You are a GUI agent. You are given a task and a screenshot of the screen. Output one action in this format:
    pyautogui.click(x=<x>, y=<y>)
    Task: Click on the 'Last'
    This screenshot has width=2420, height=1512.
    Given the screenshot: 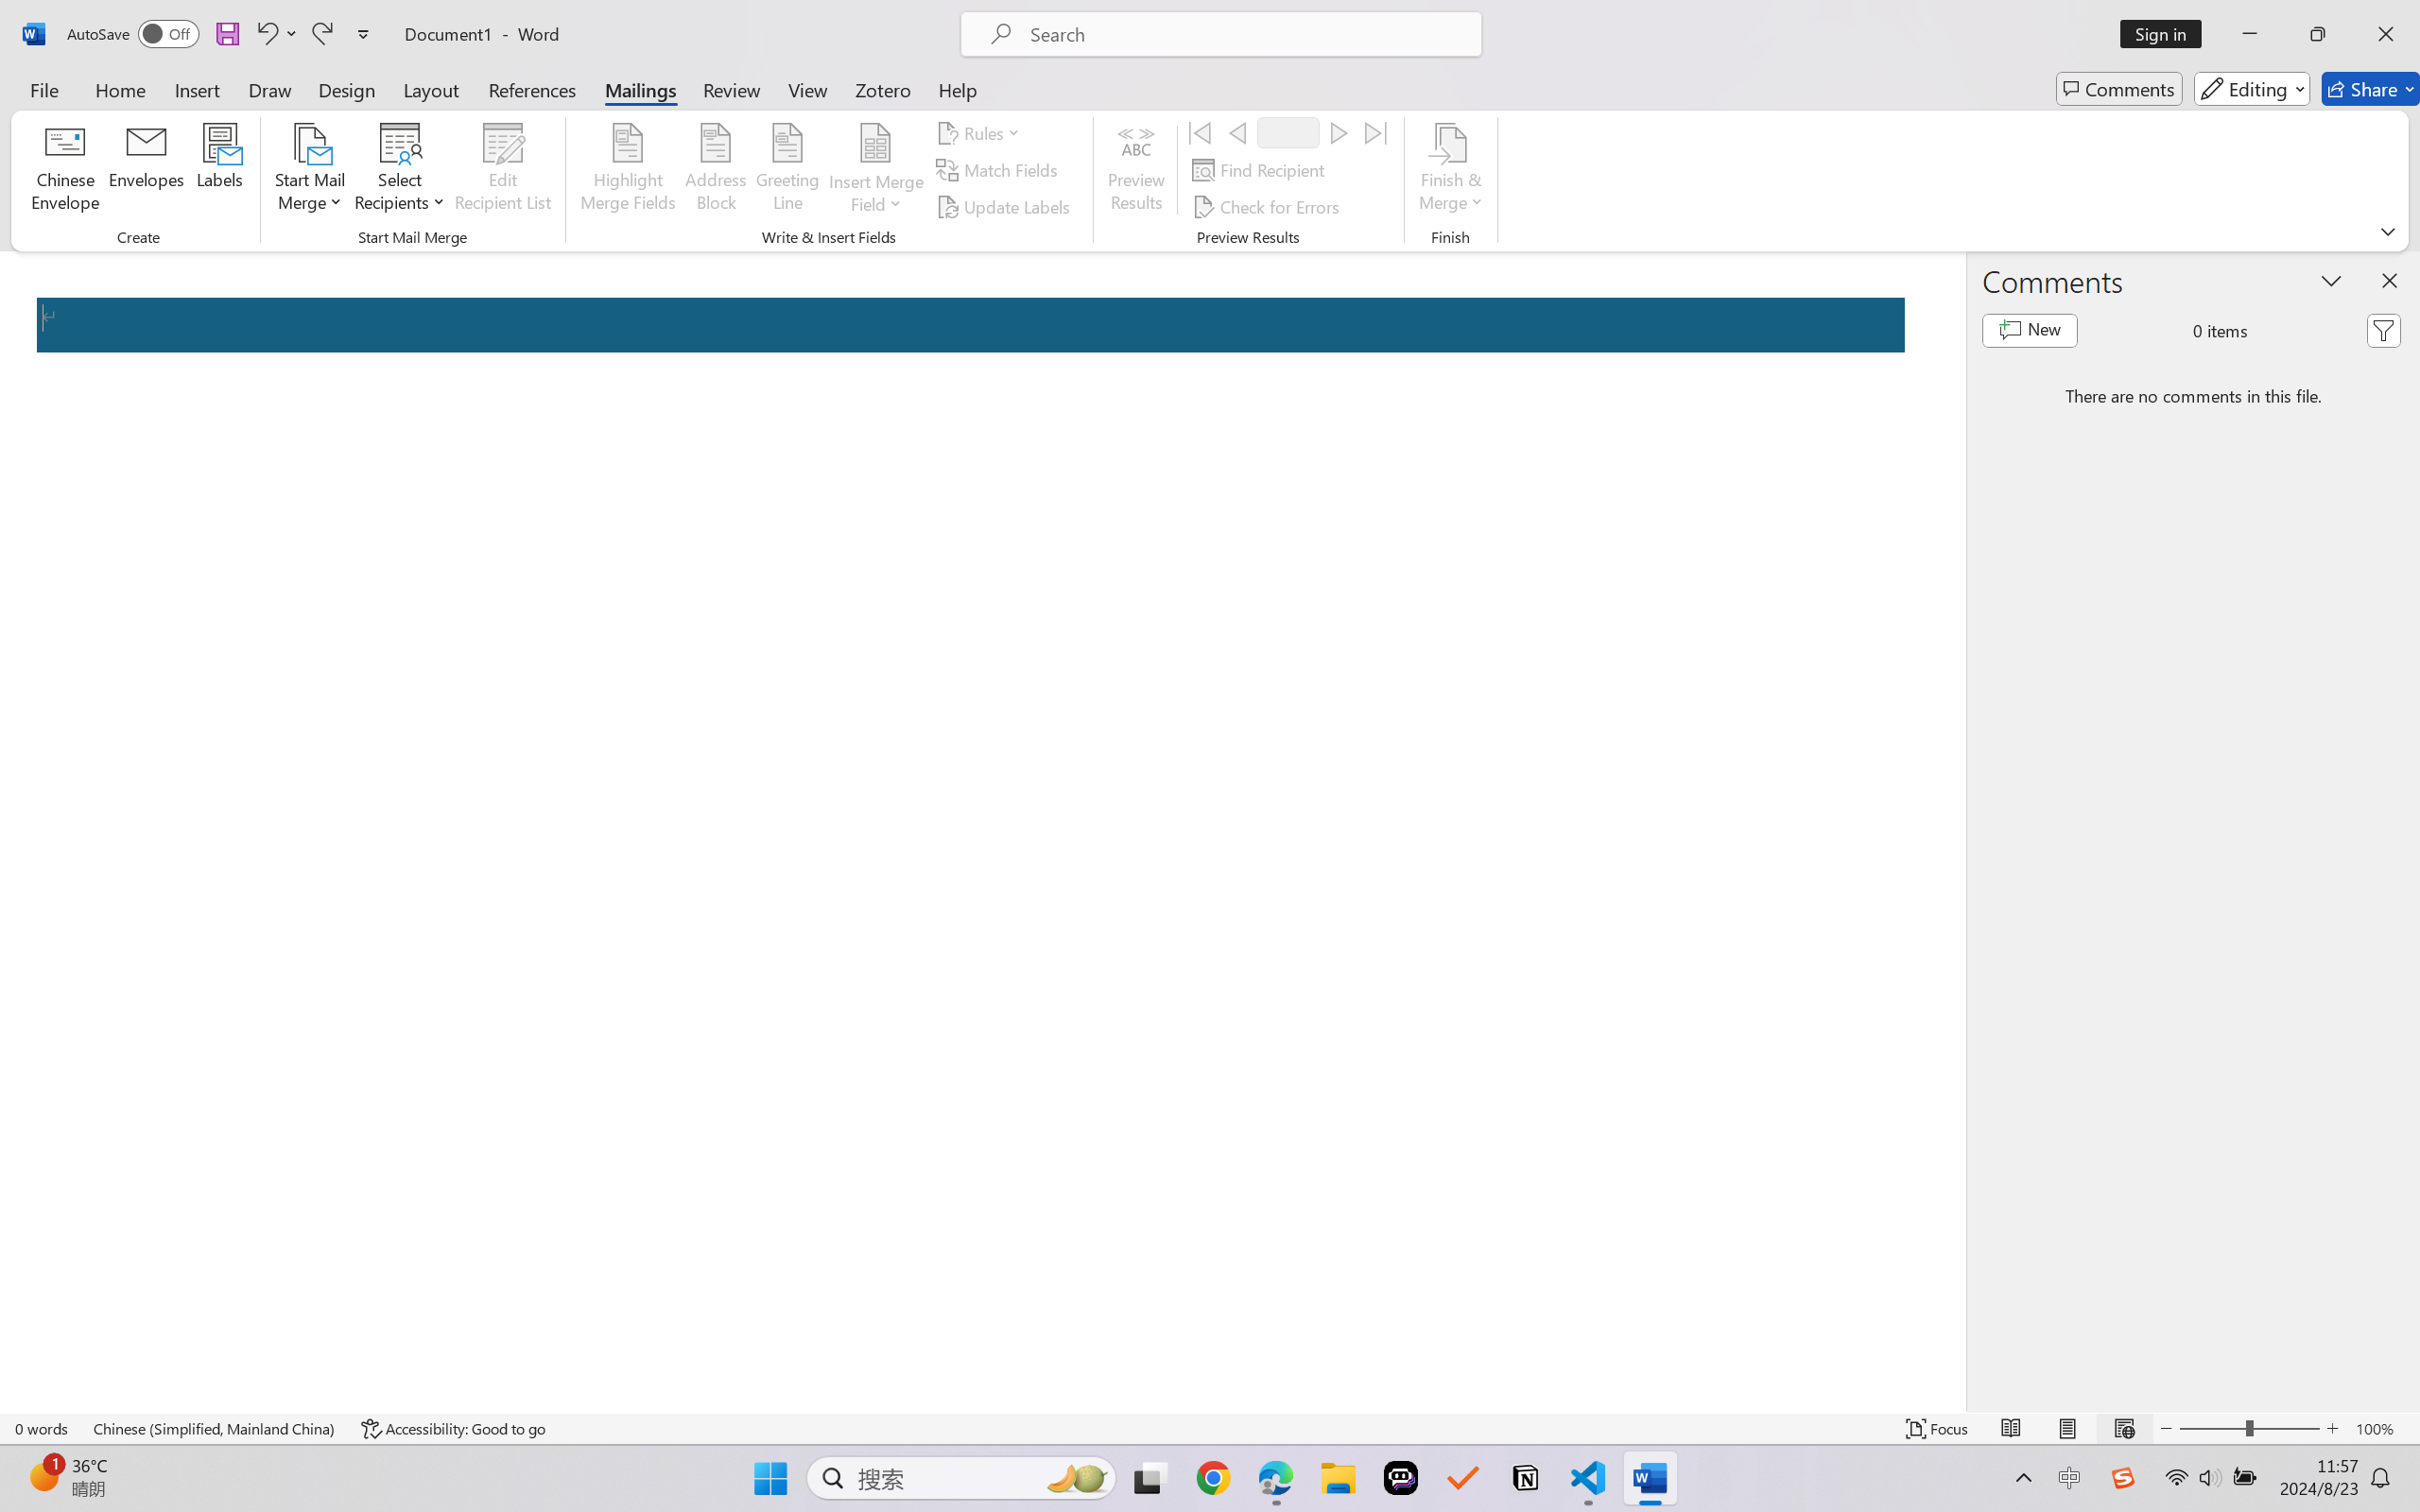 What is the action you would take?
    pyautogui.click(x=1376, y=131)
    